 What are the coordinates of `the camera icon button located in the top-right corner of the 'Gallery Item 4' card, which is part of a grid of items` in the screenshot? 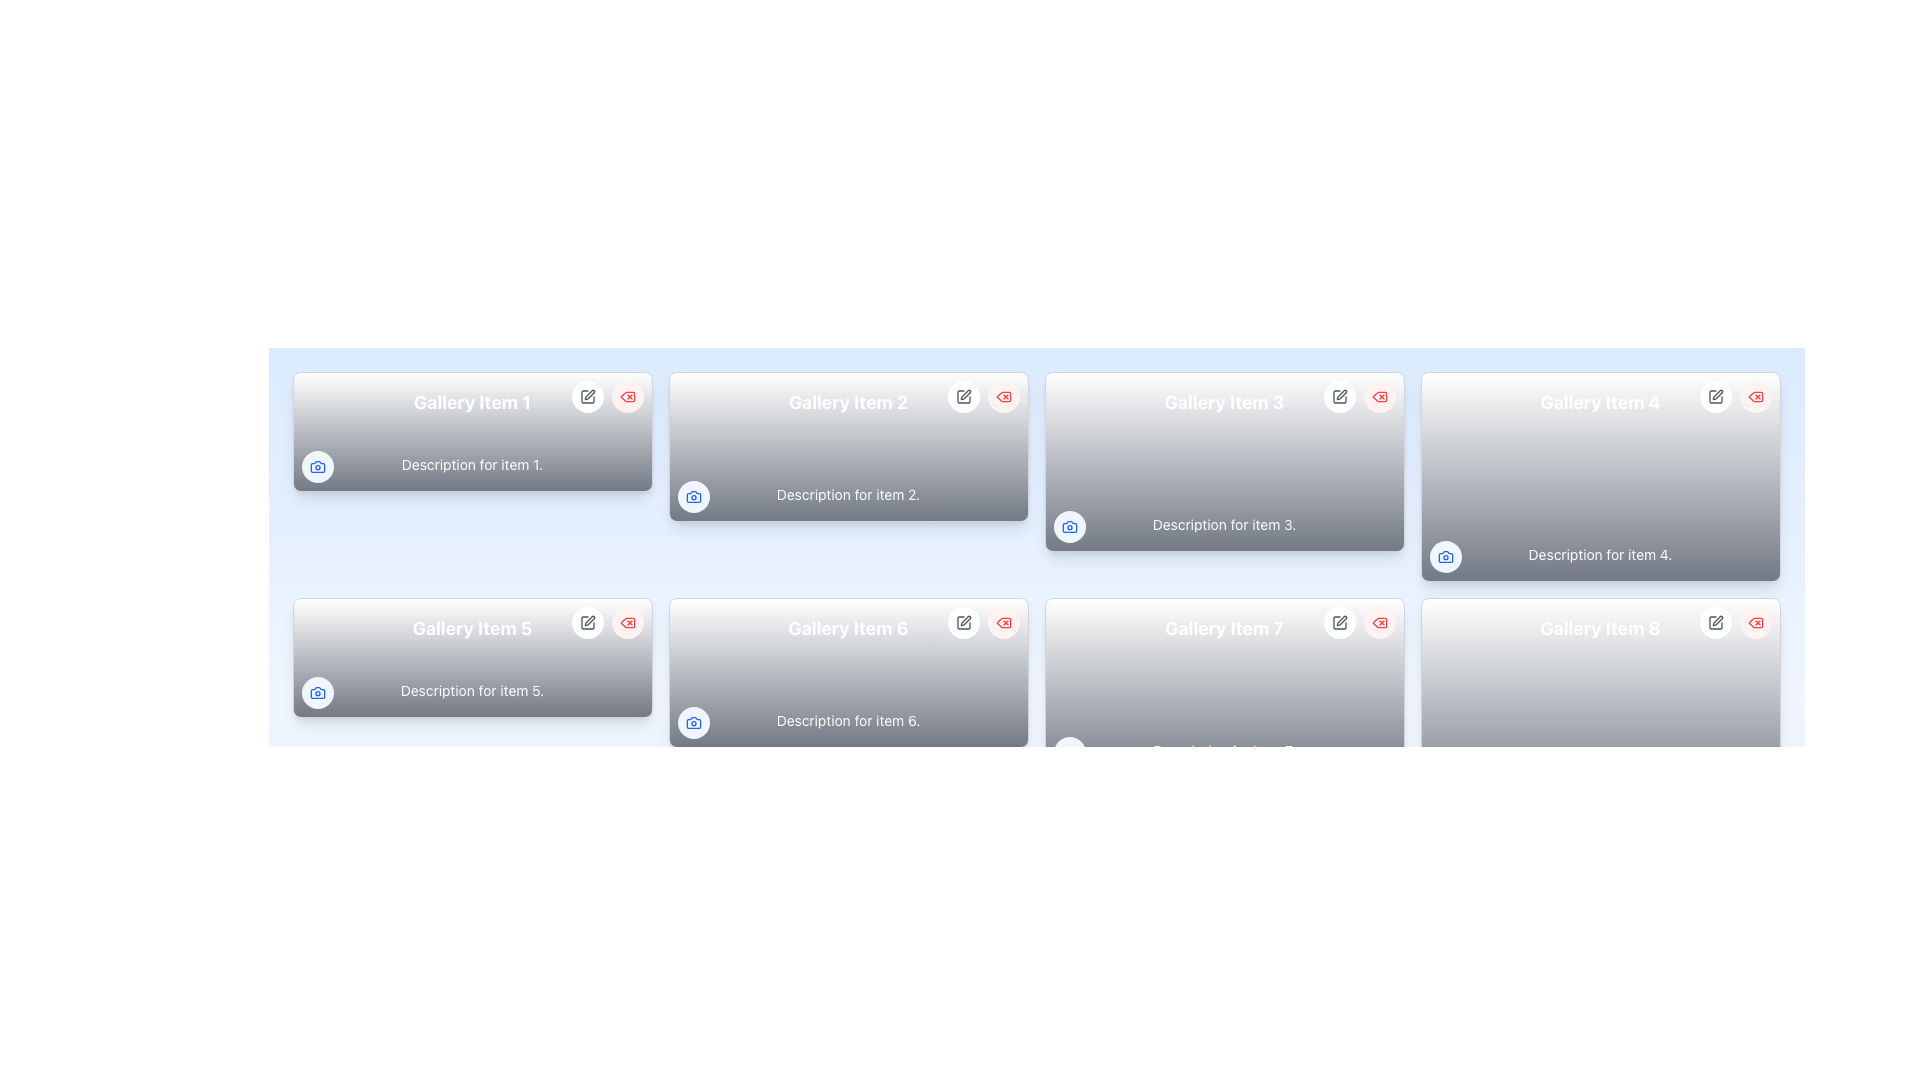 It's located at (1445, 556).